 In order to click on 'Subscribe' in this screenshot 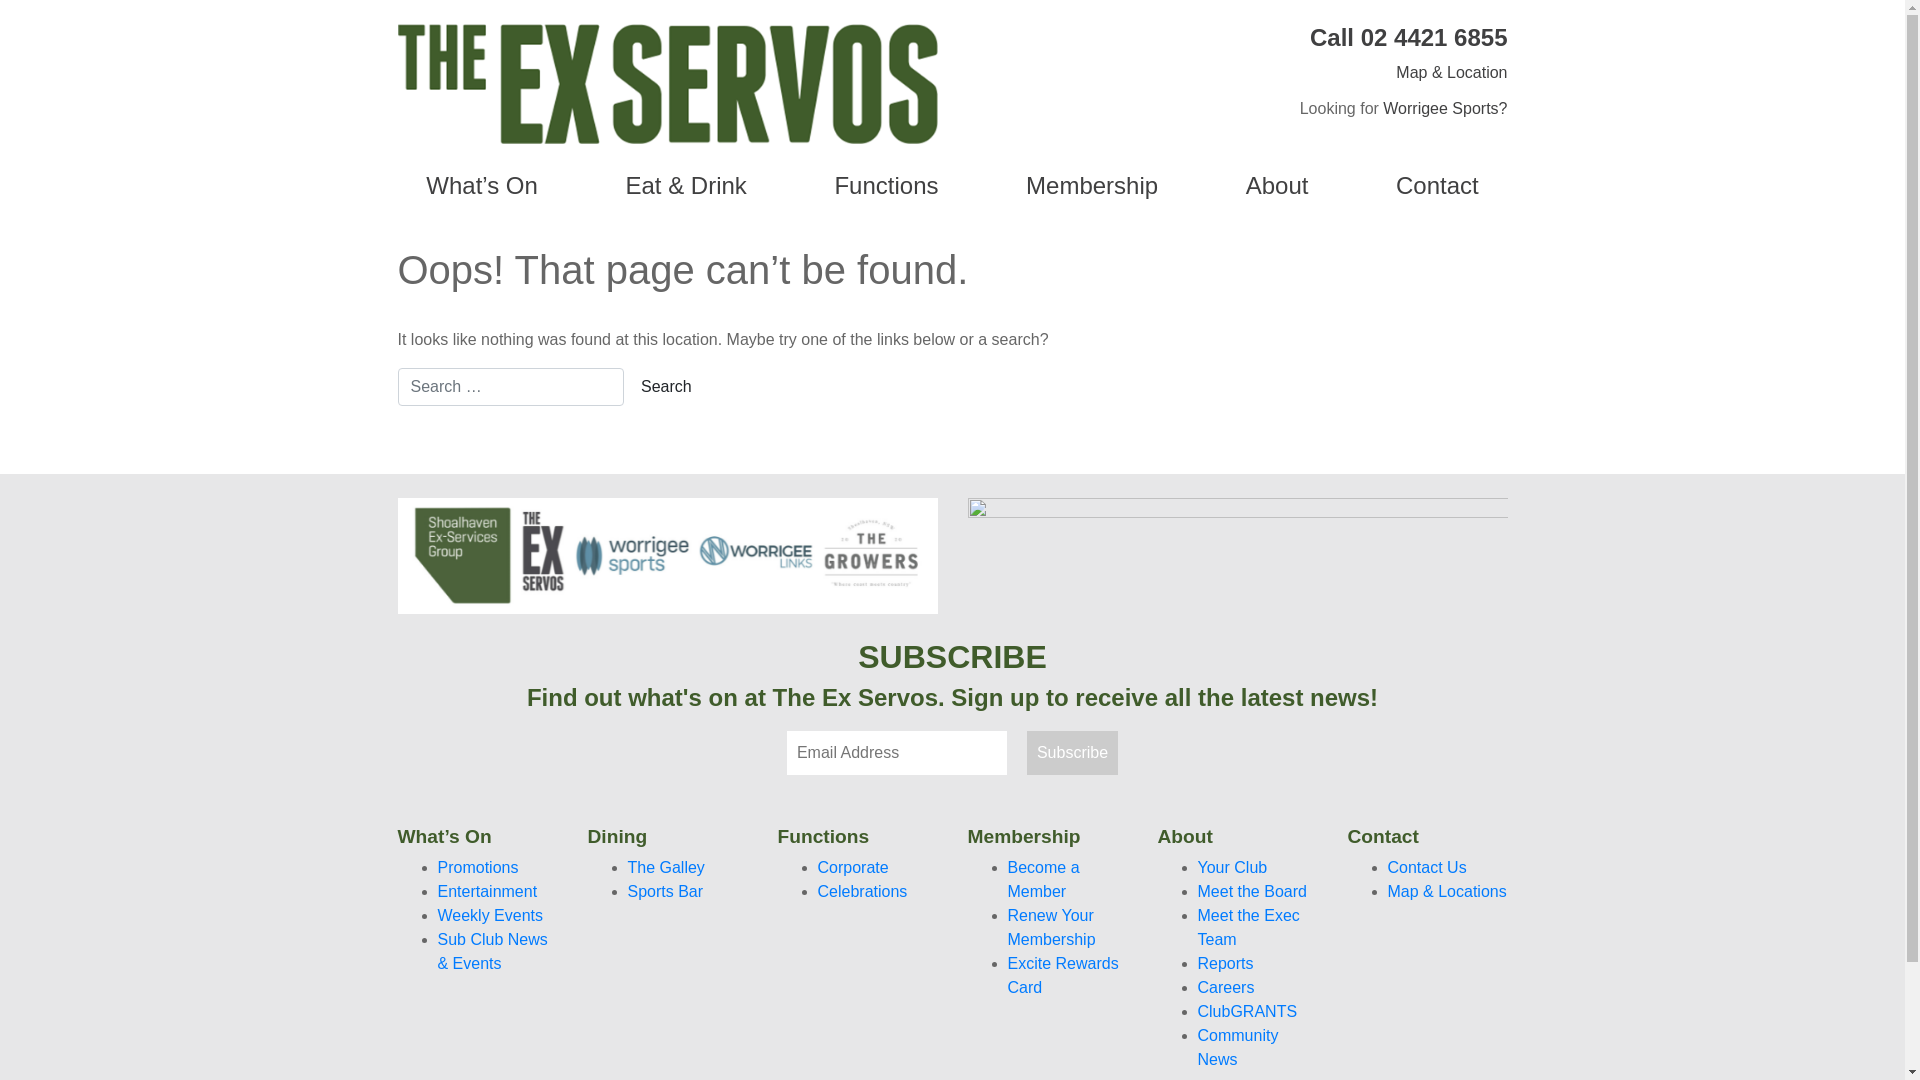, I will do `click(1071, 752)`.